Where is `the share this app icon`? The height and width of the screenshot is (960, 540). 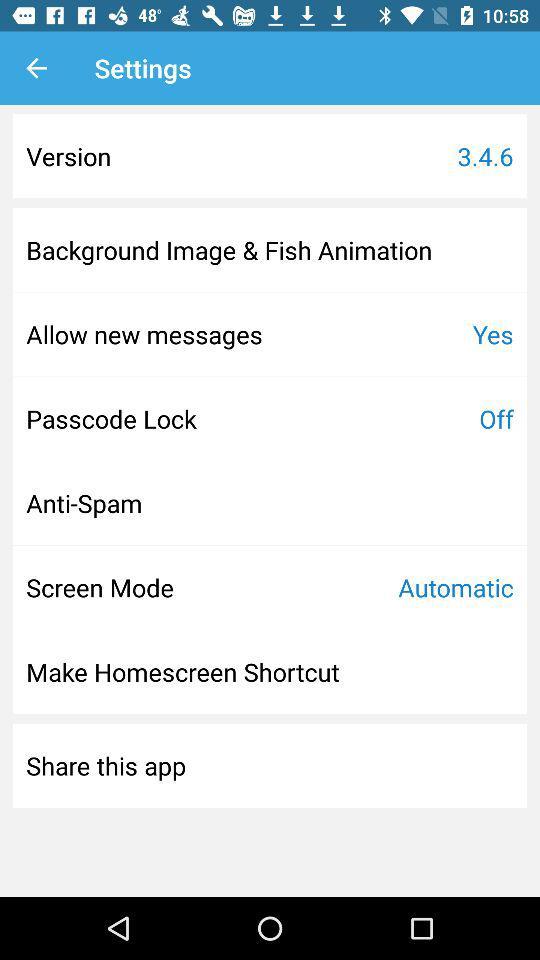 the share this app icon is located at coordinates (106, 764).